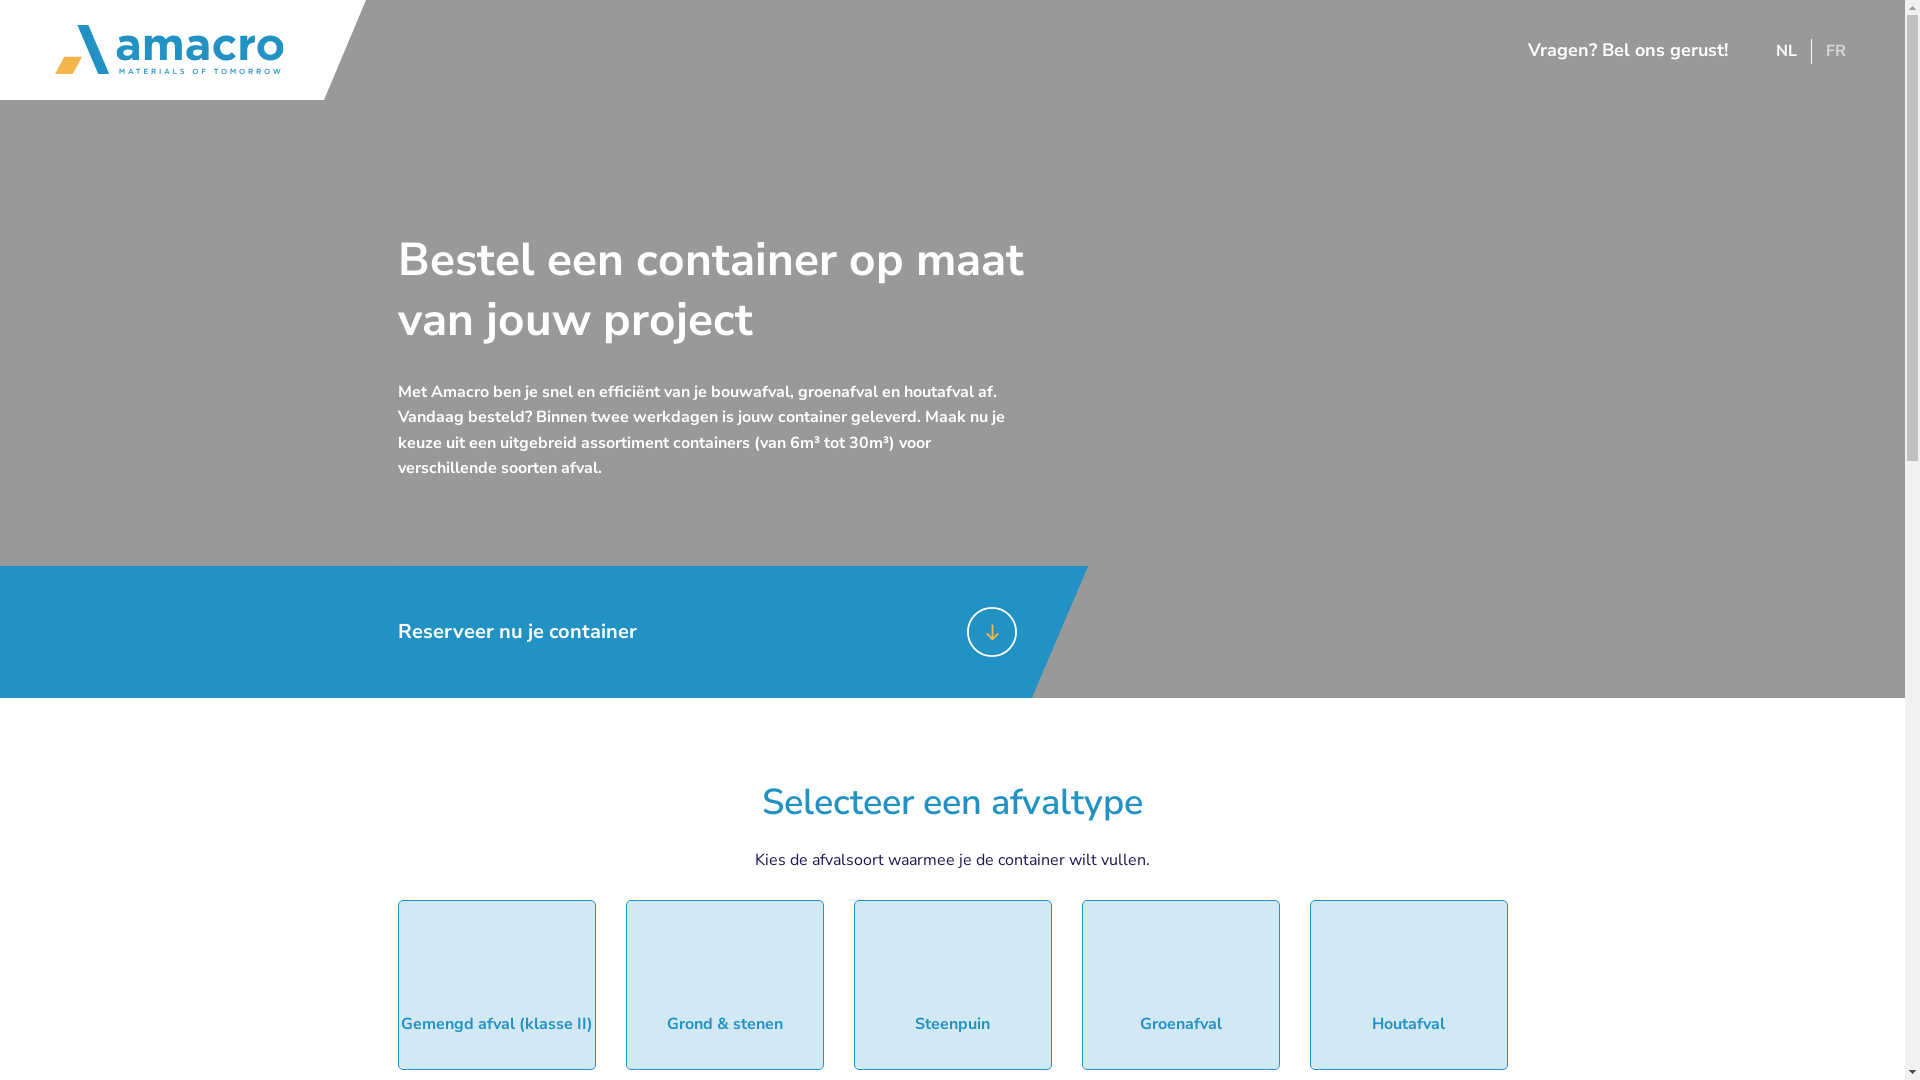 Image resolution: width=1920 pixels, height=1080 pixels. I want to click on 'Vragen? Bel ons gerust!', so click(1617, 49).